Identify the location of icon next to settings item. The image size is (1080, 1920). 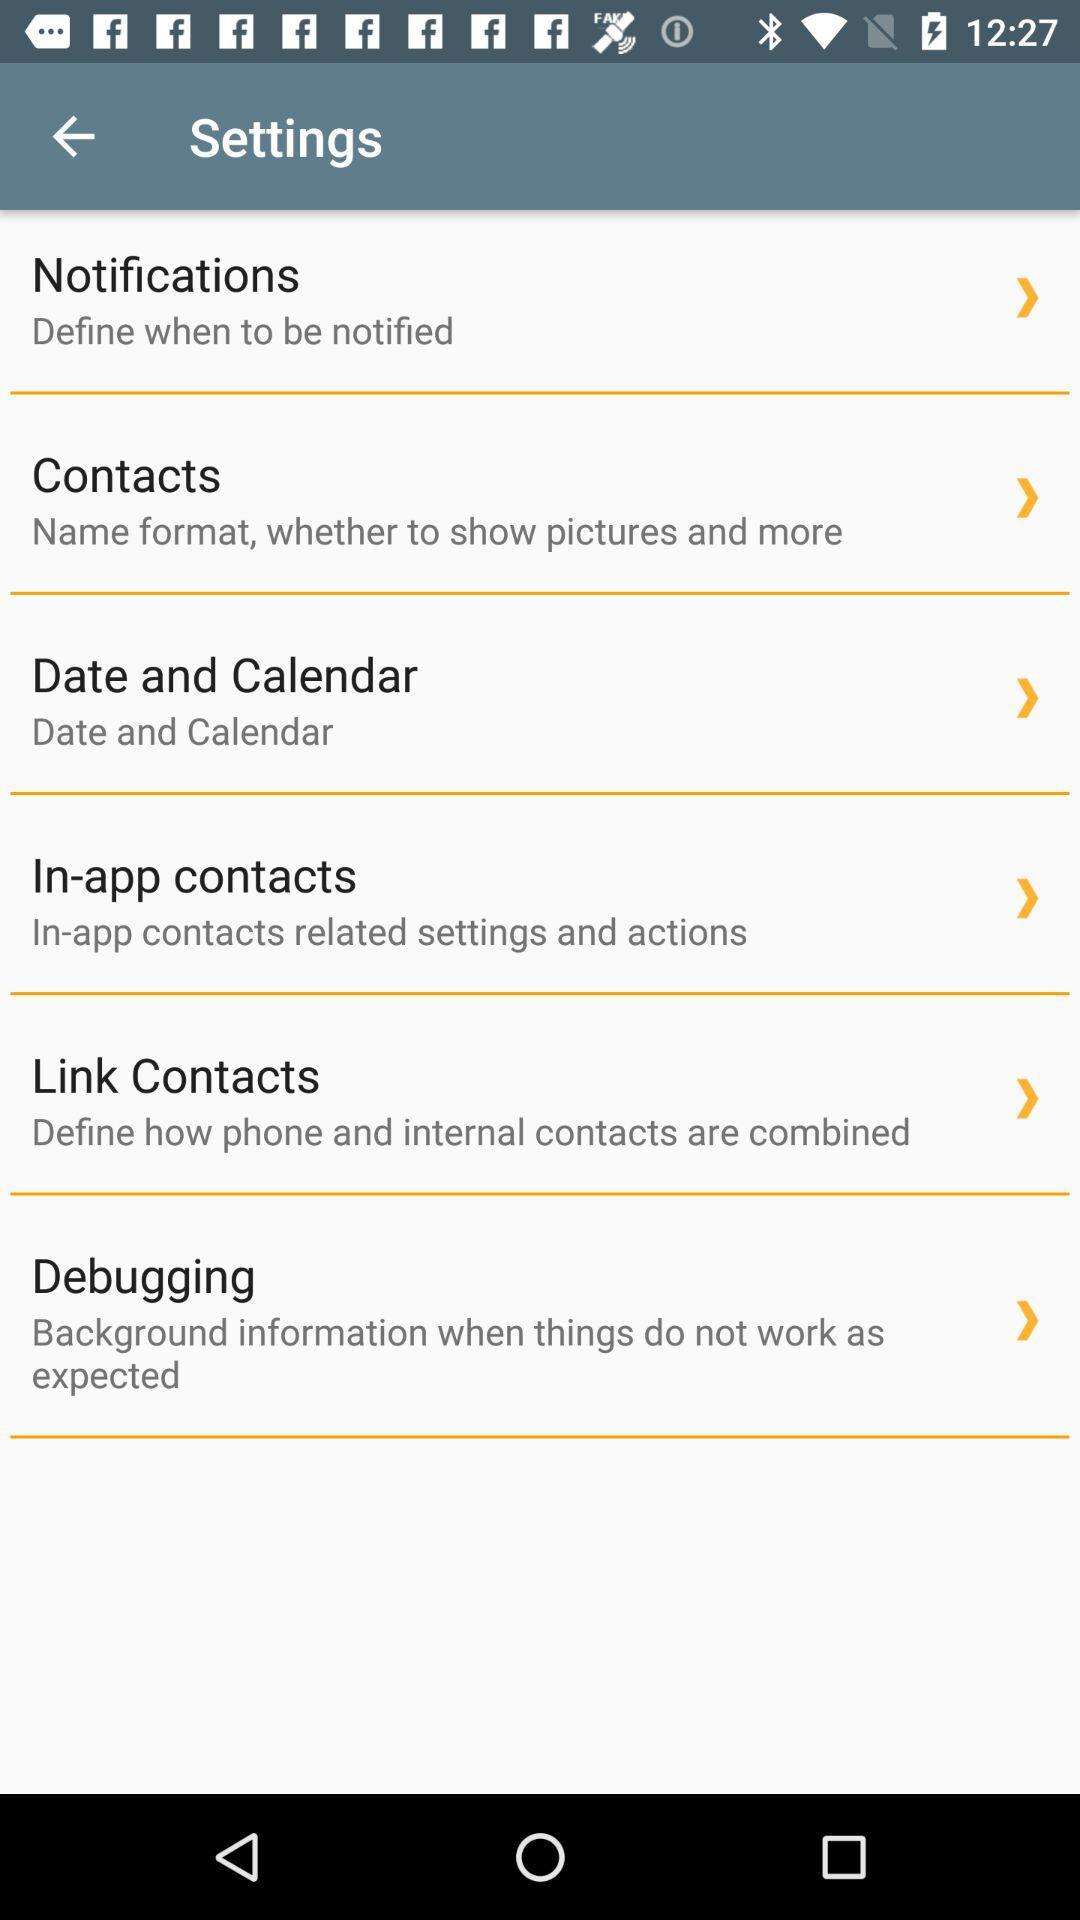
(72, 135).